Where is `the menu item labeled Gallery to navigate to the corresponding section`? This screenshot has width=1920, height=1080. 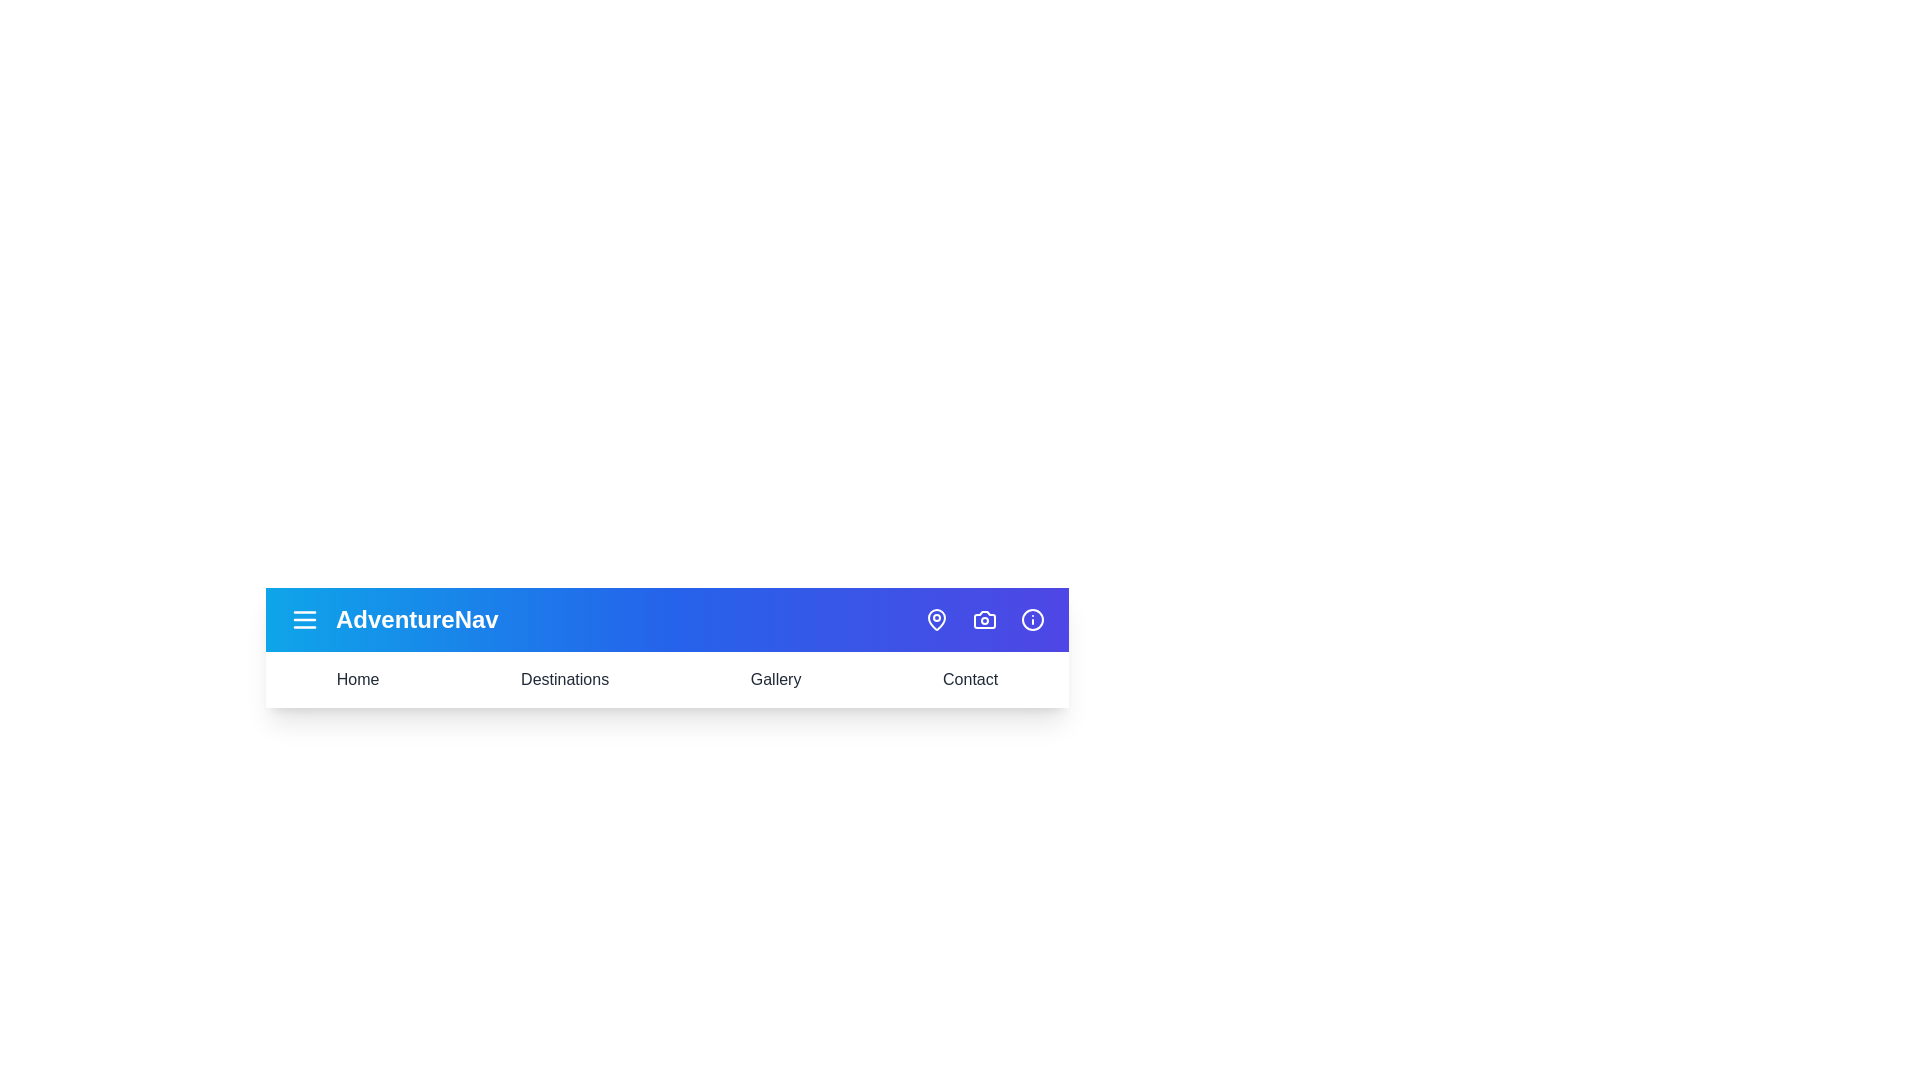 the menu item labeled Gallery to navigate to the corresponding section is located at coordinates (775, 678).